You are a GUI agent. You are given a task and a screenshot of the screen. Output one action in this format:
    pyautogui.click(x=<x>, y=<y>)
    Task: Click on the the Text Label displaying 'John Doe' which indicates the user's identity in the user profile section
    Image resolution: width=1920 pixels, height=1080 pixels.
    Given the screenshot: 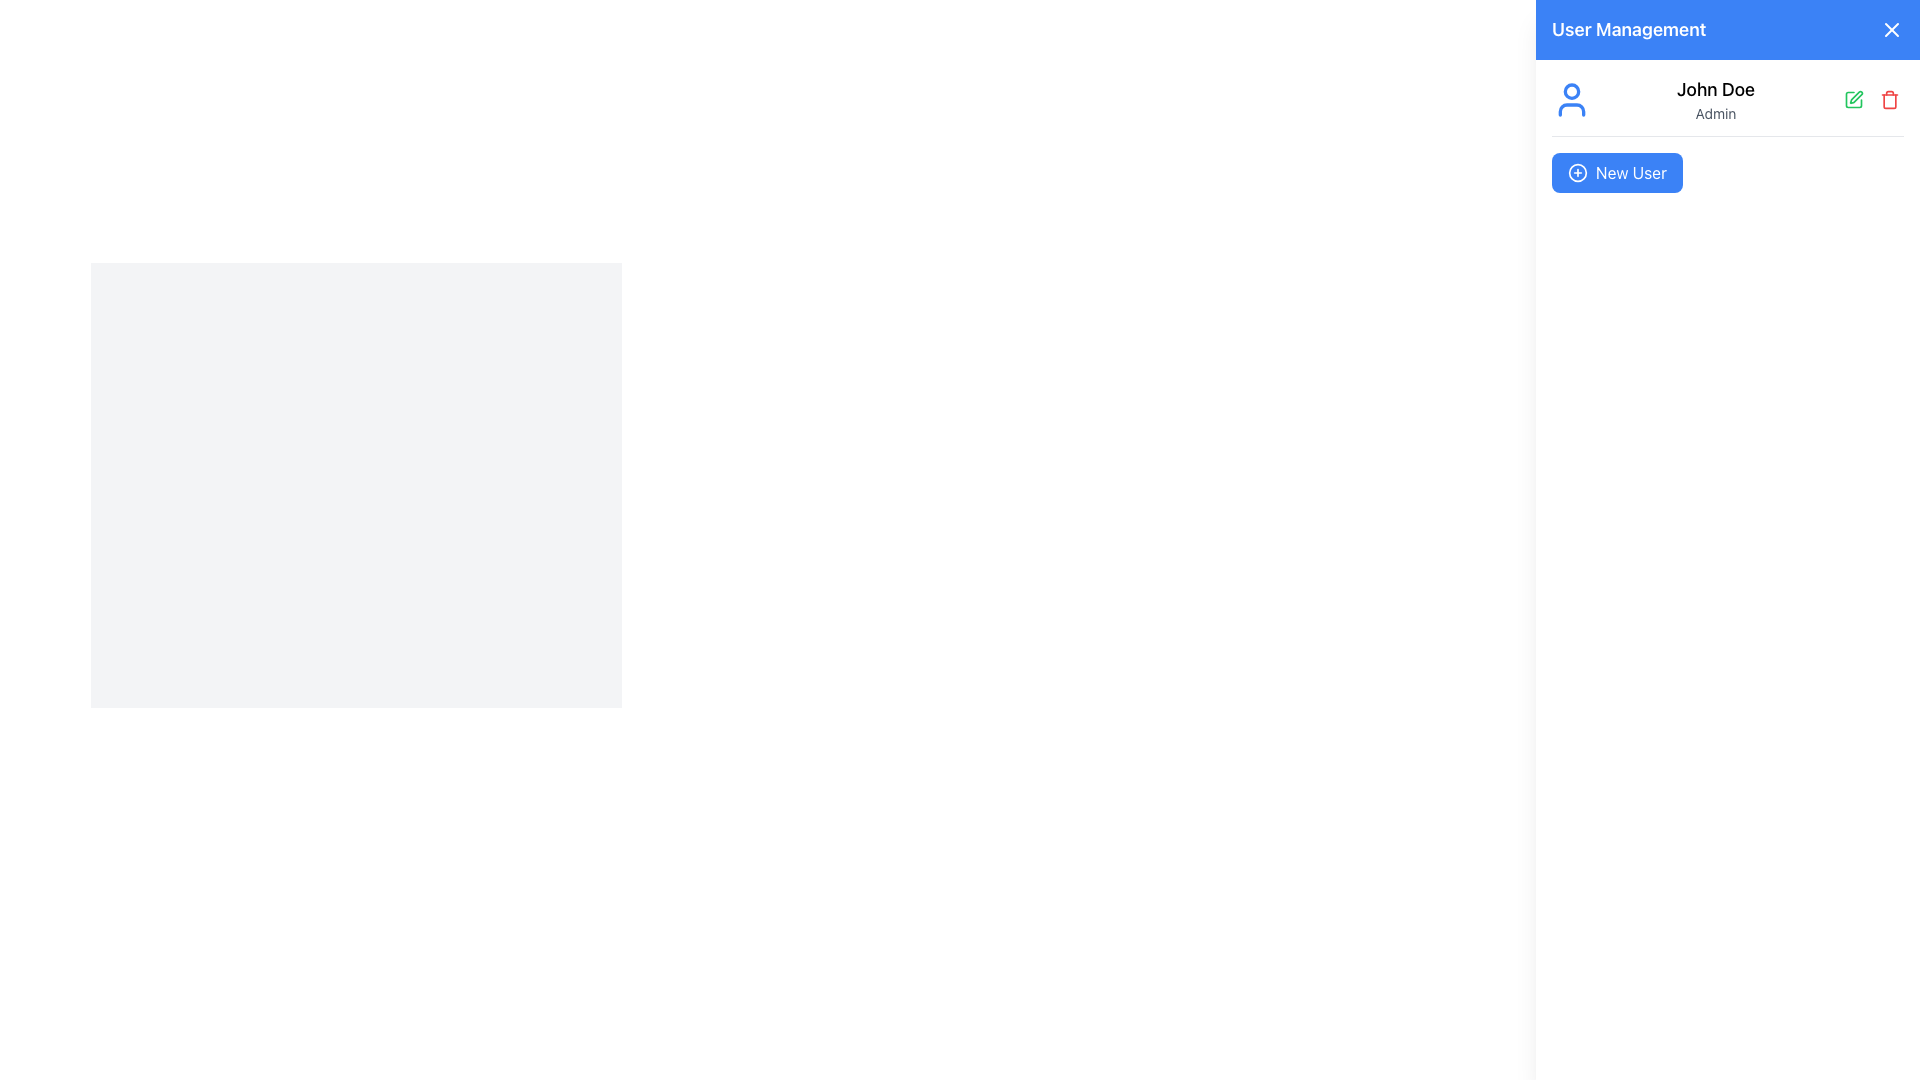 What is the action you would take?
    pyautogui.click(x=1715, y=87)
    